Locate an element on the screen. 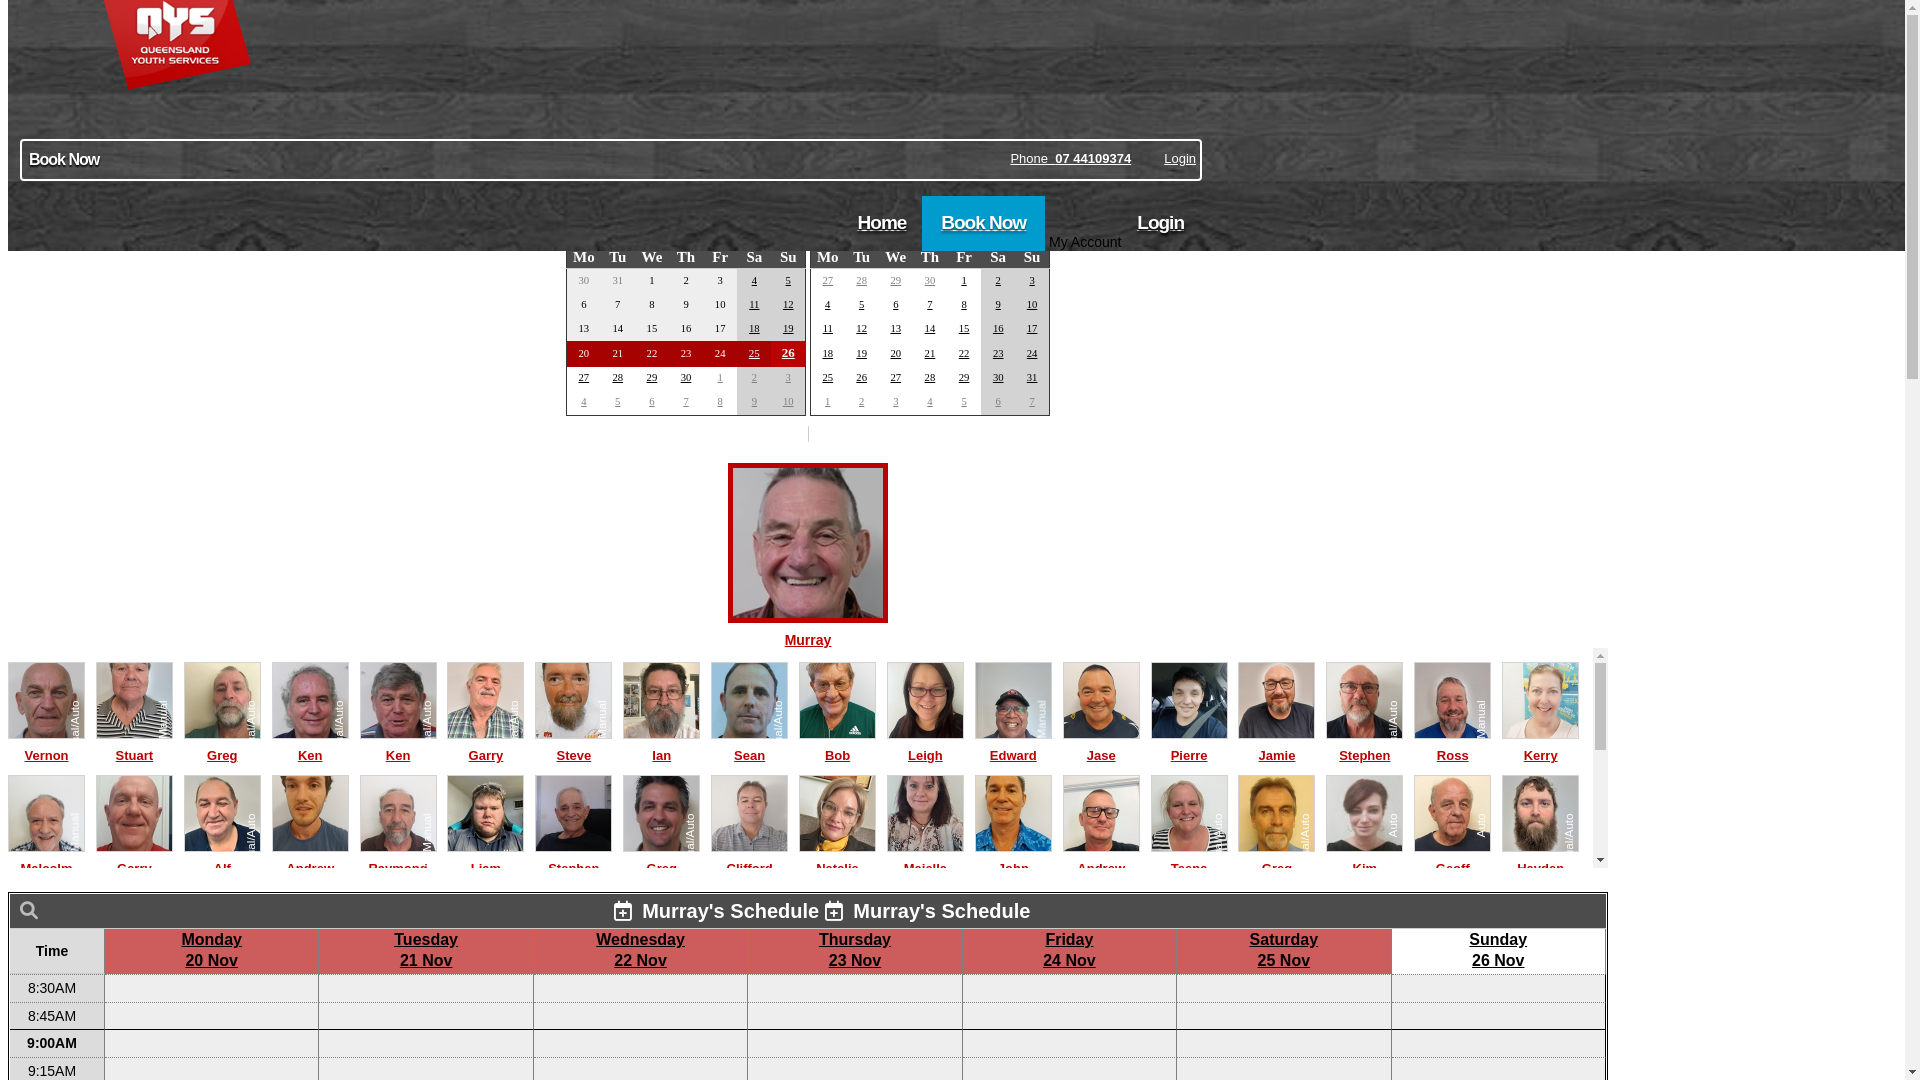  '3' is located at coordinates (894, 401).